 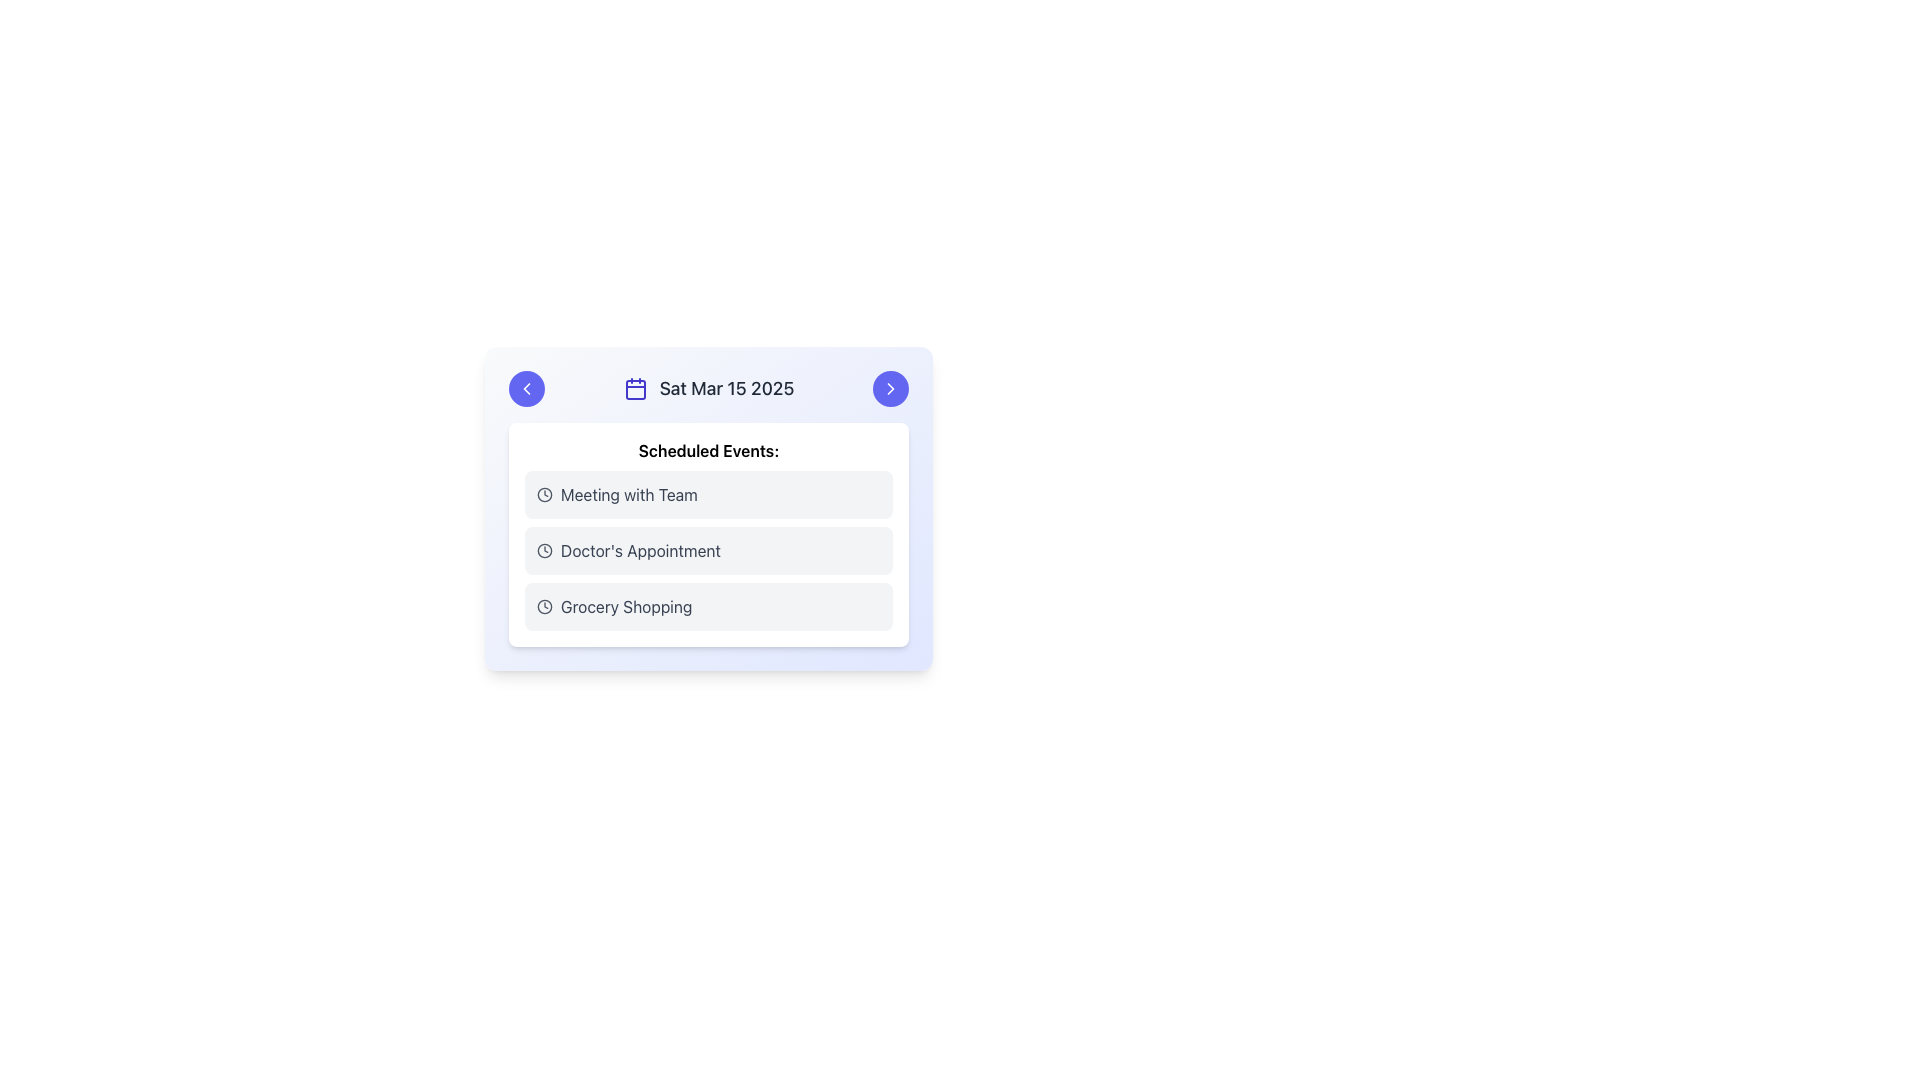 I want to click on the calendar icon located at the top left of the section, adjacent to the date 'Sat Mar 15 2025', so click(x=634, y=389).